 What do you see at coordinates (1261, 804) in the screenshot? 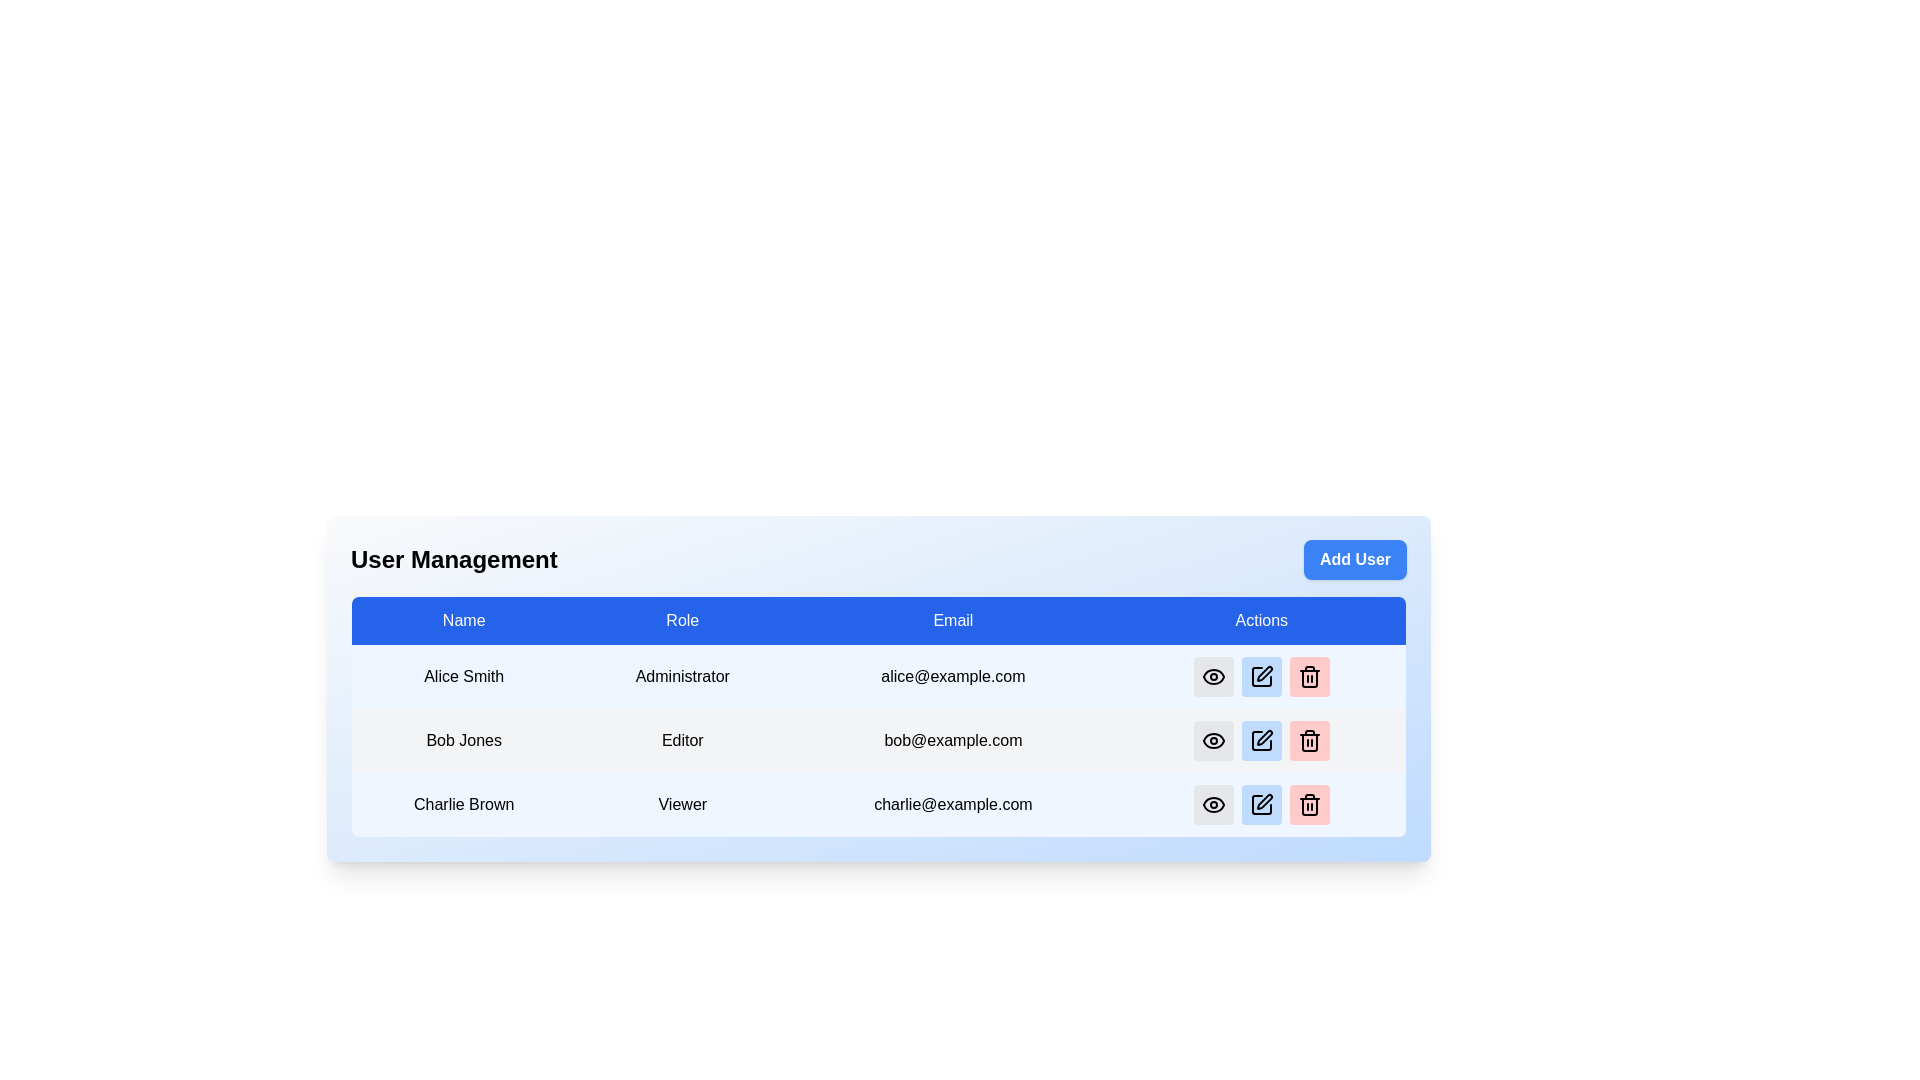
I see `the edit button for the 'Charlie Brown' entry` at bounding box center [1261, 804].